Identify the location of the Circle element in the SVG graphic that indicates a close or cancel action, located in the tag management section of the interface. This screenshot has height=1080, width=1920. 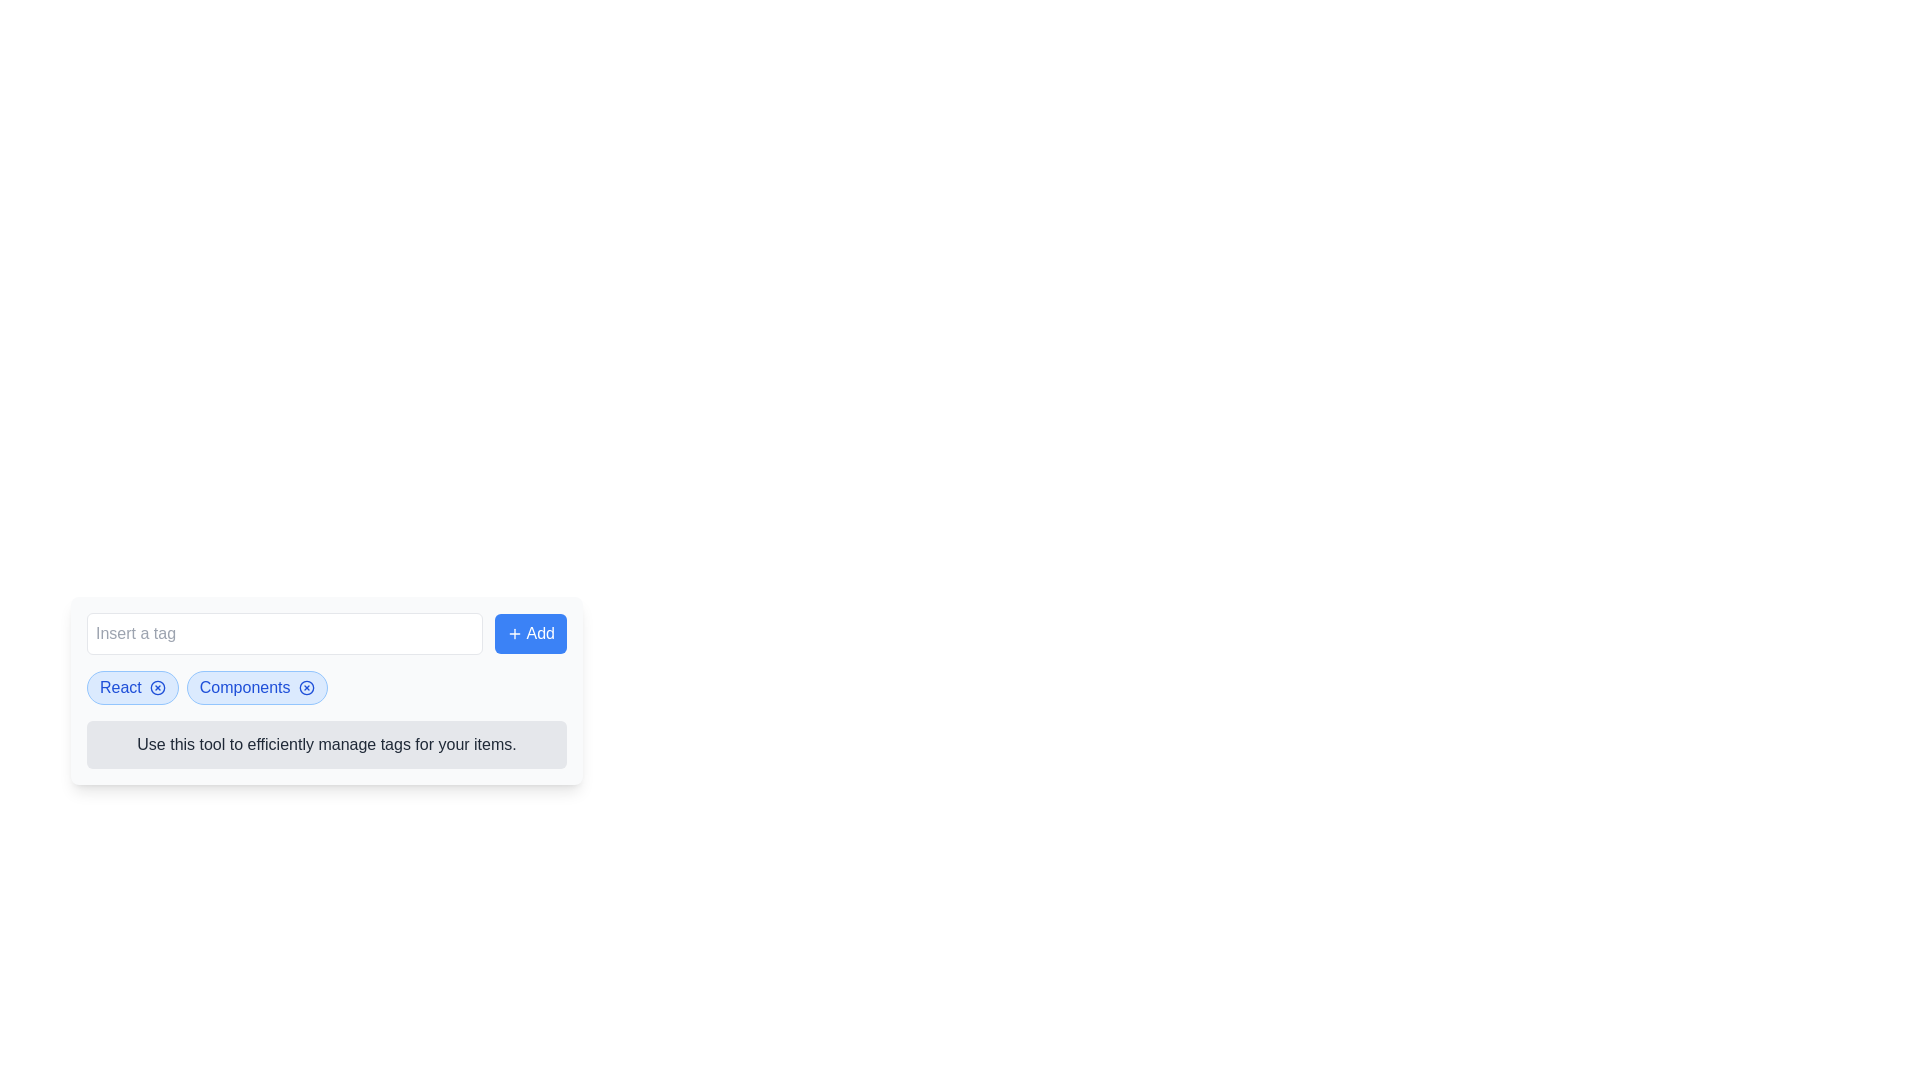
(156, 686).